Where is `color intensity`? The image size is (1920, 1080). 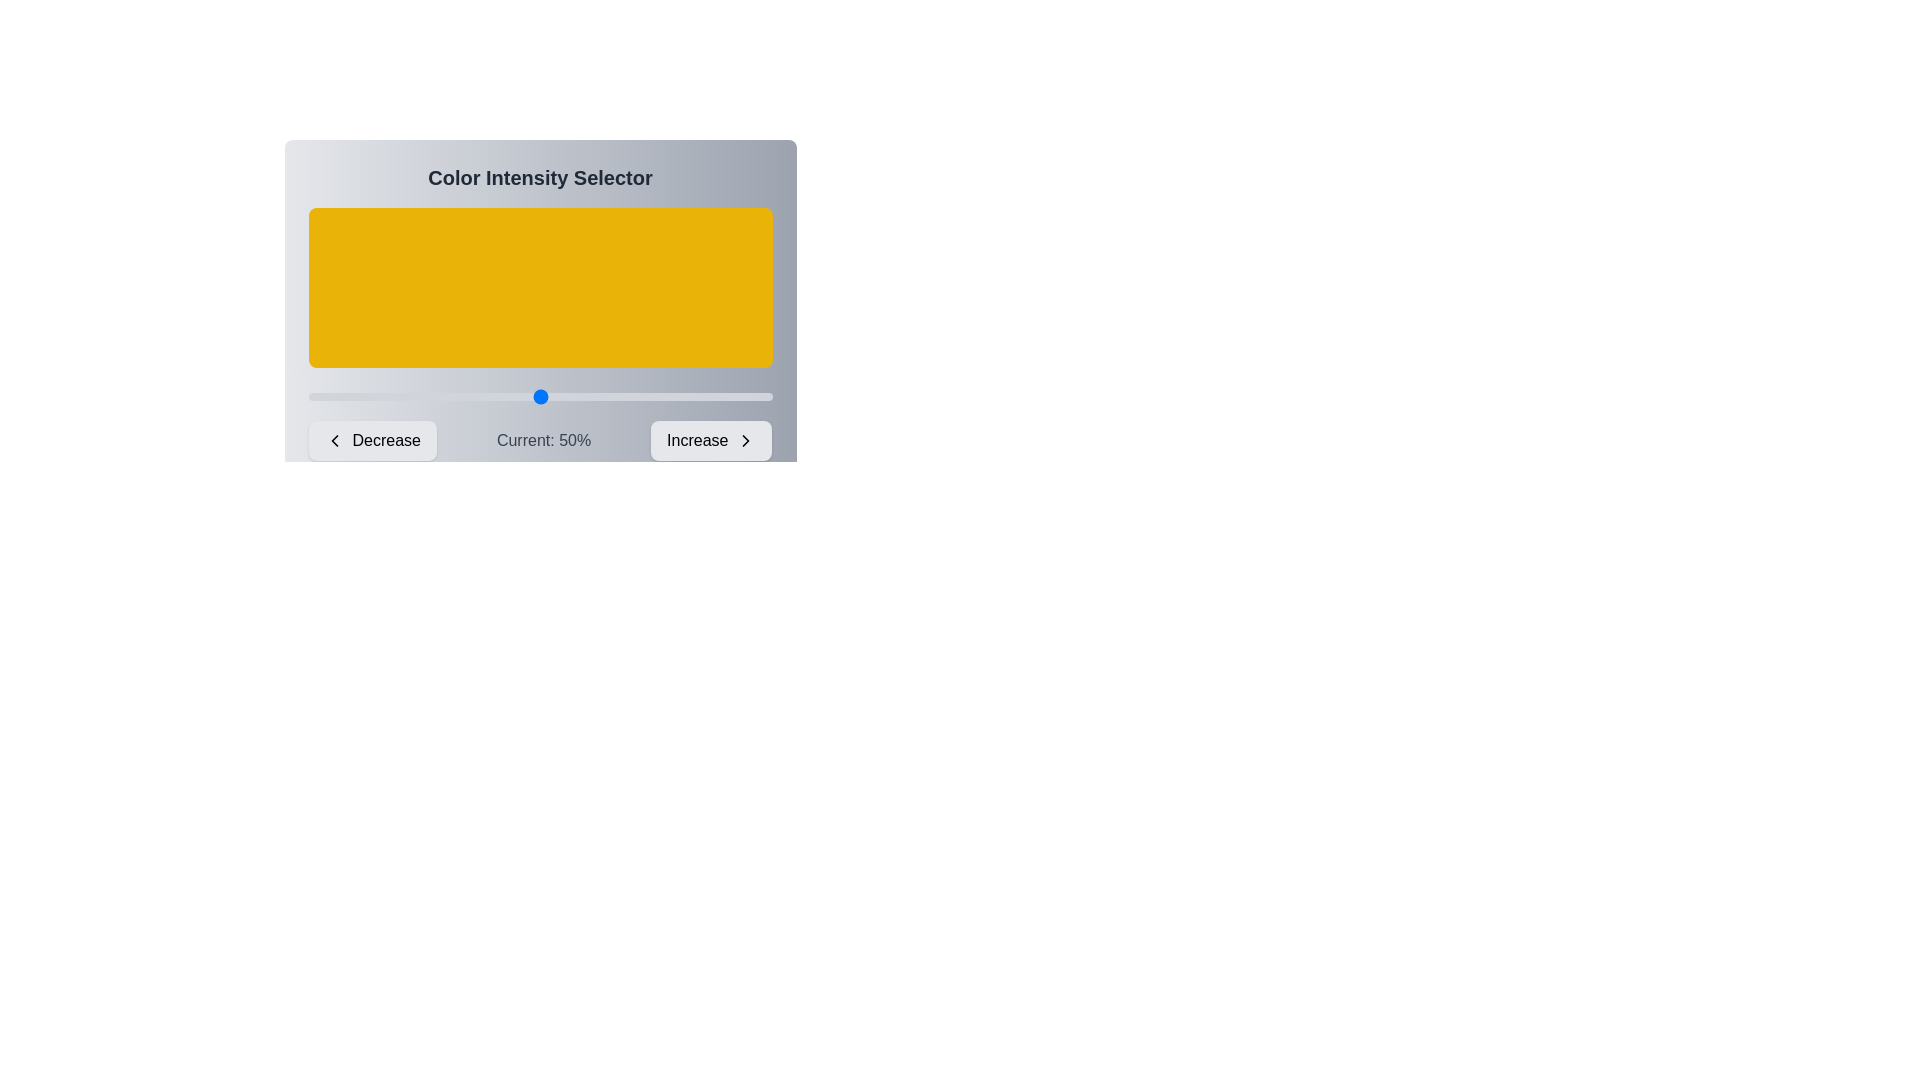
color intensity is located at coordinates (484, 397).